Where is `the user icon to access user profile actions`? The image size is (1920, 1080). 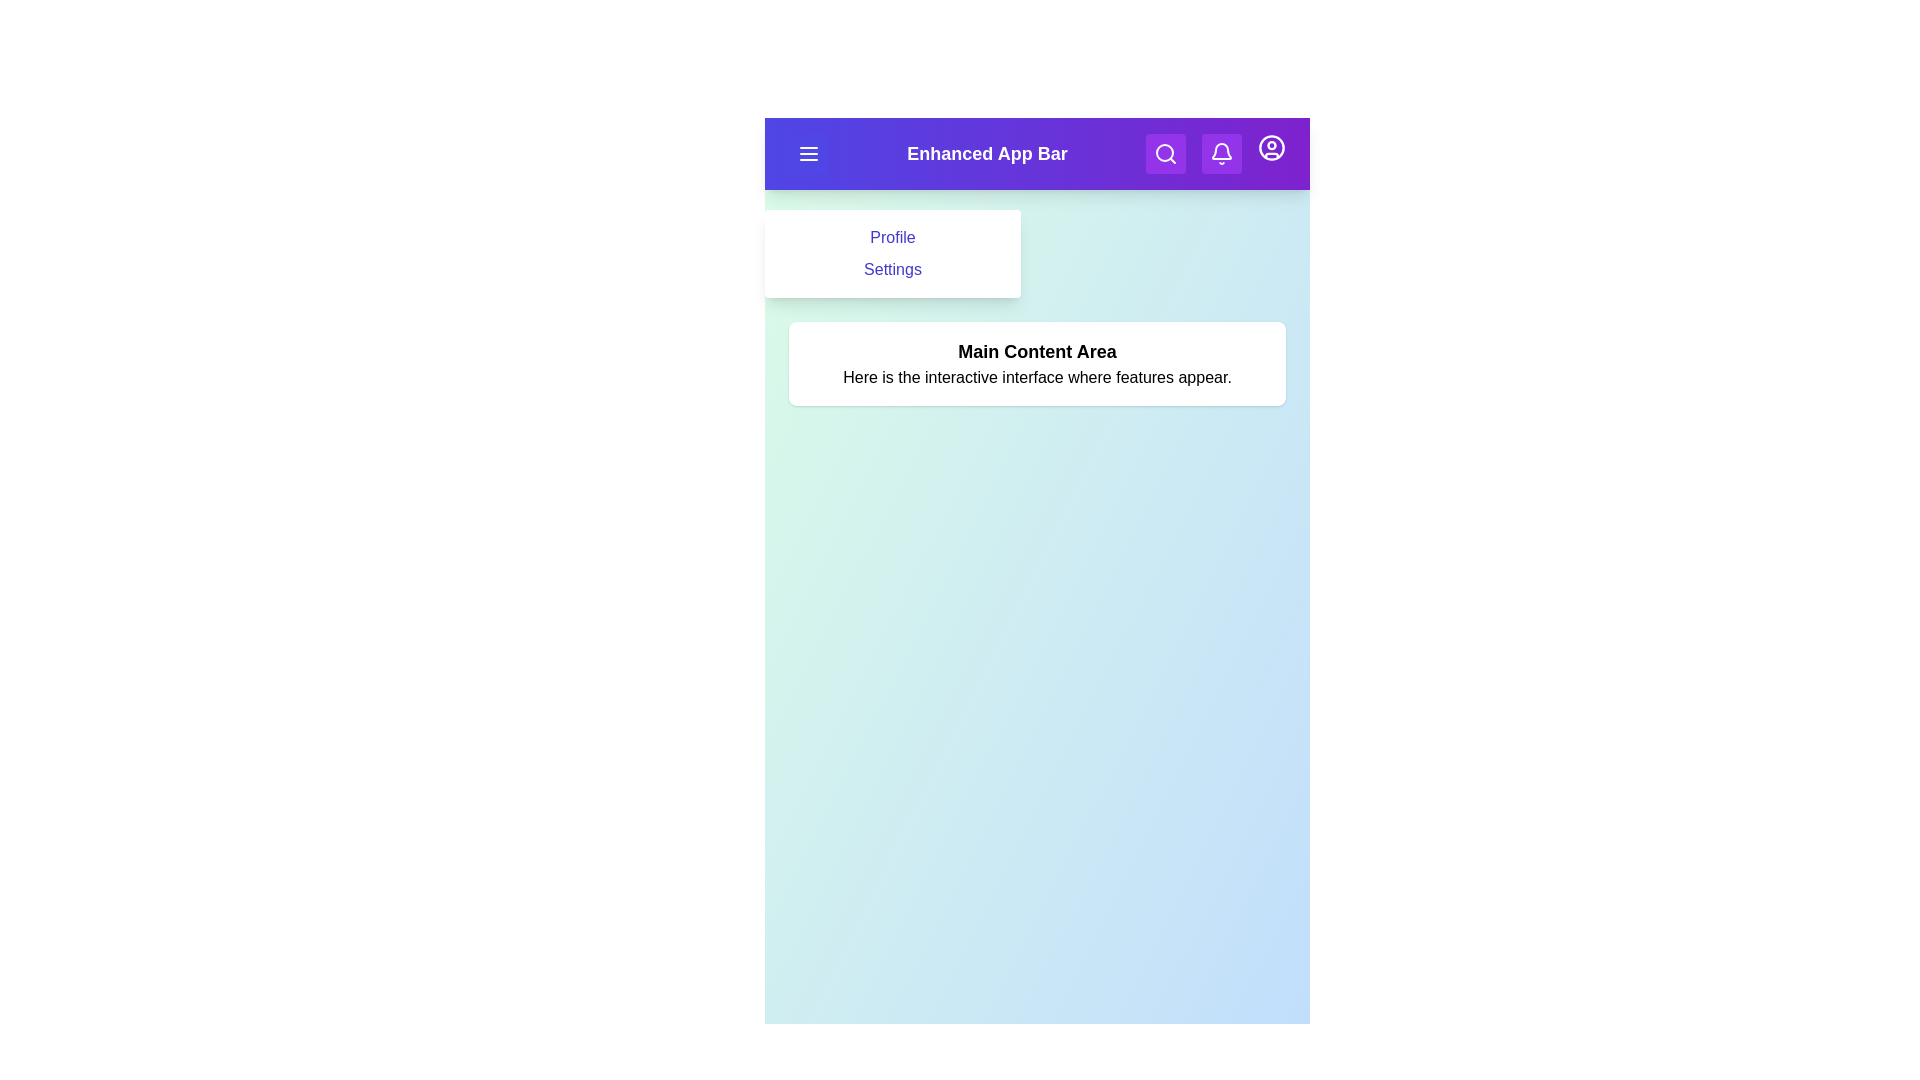
the user icon to access user profile actions is located at coordinates (1271, 146).